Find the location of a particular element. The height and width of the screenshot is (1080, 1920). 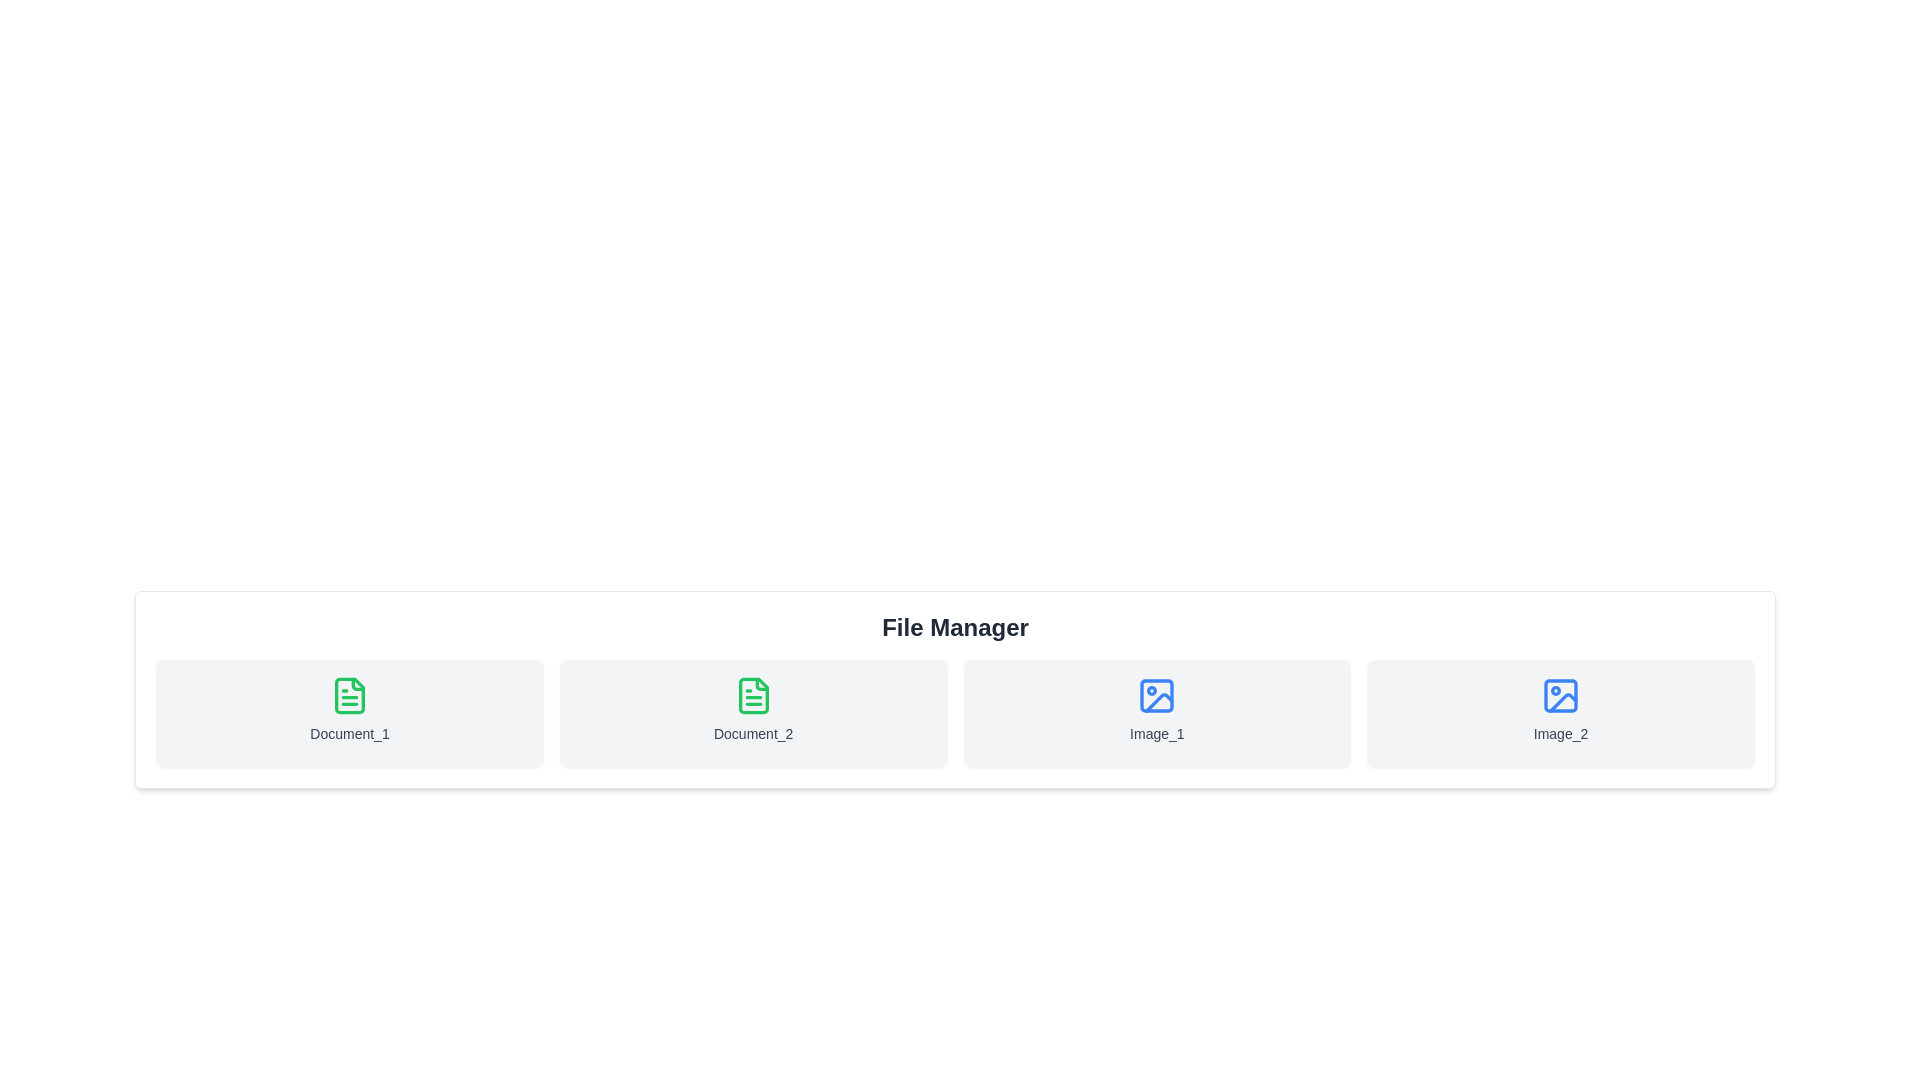

the first card is located at coordinates (350, 712).